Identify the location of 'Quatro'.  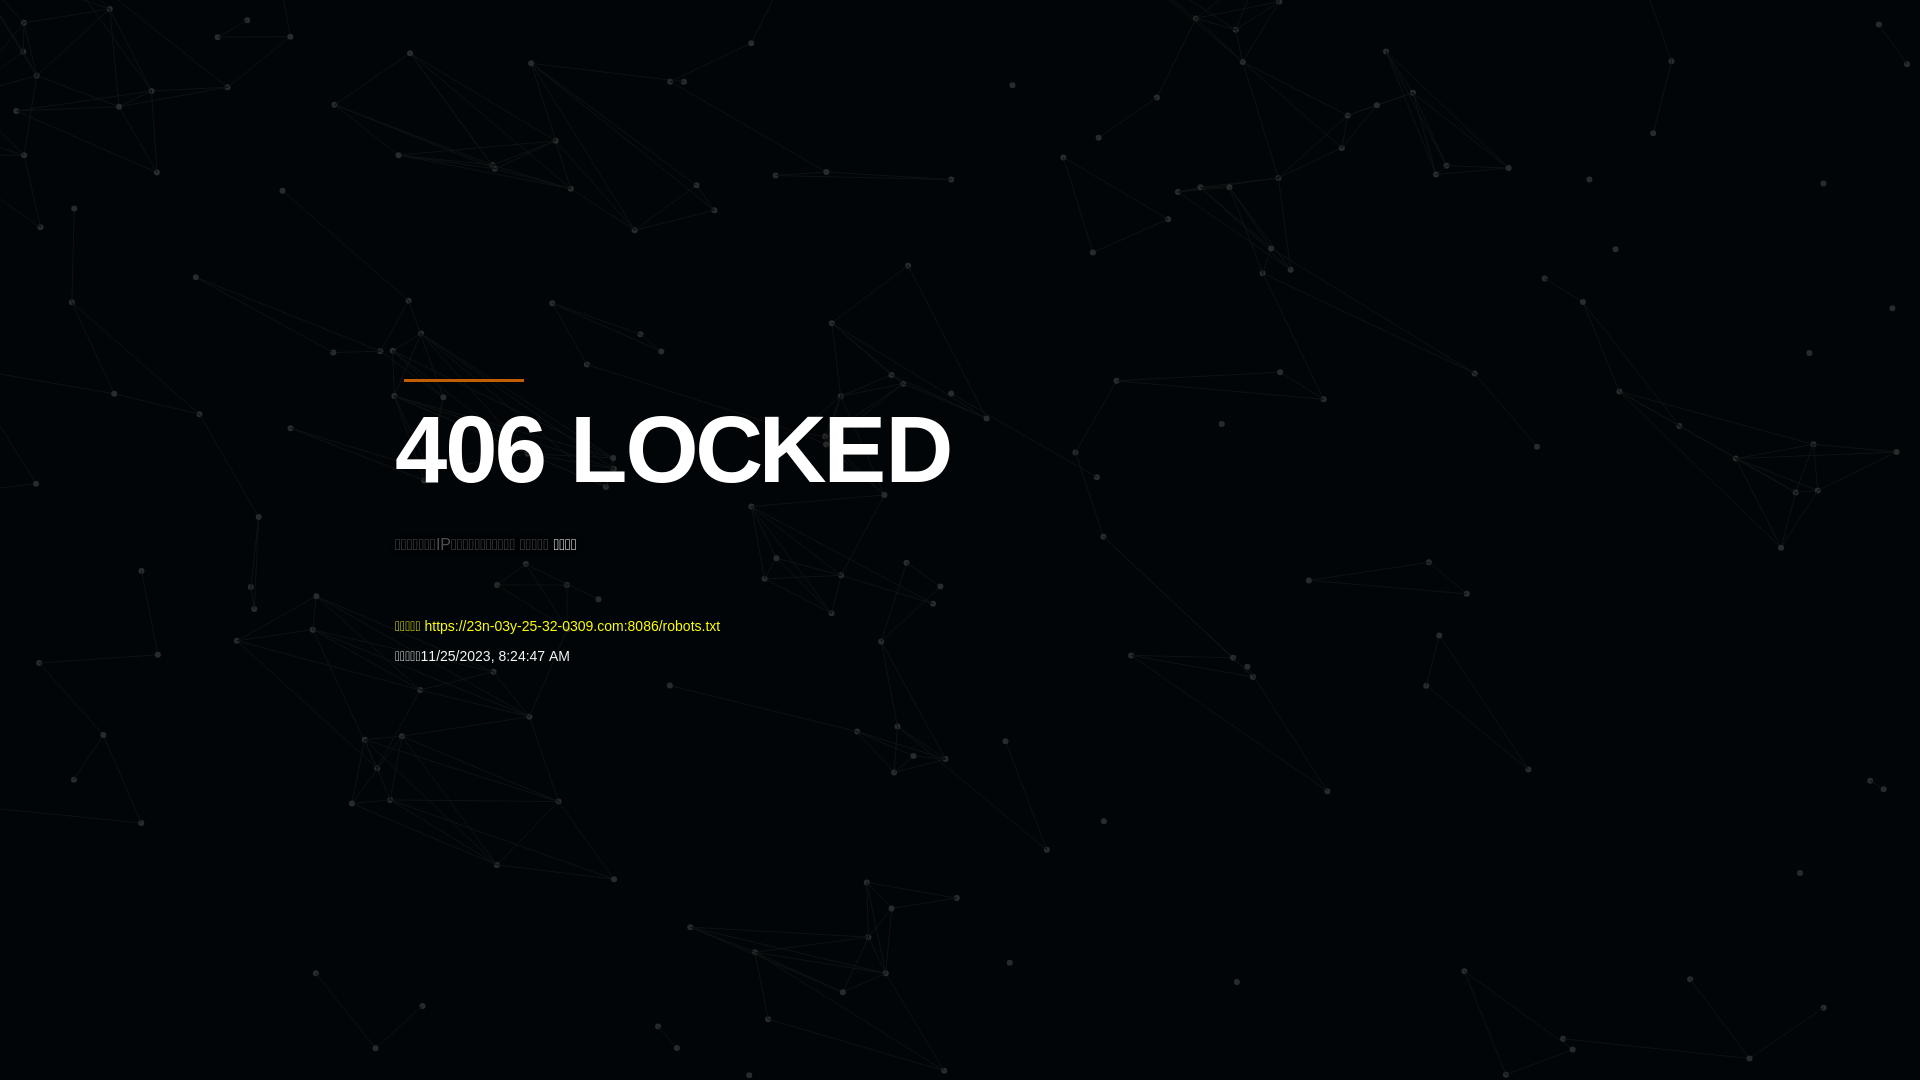
(542, 114).